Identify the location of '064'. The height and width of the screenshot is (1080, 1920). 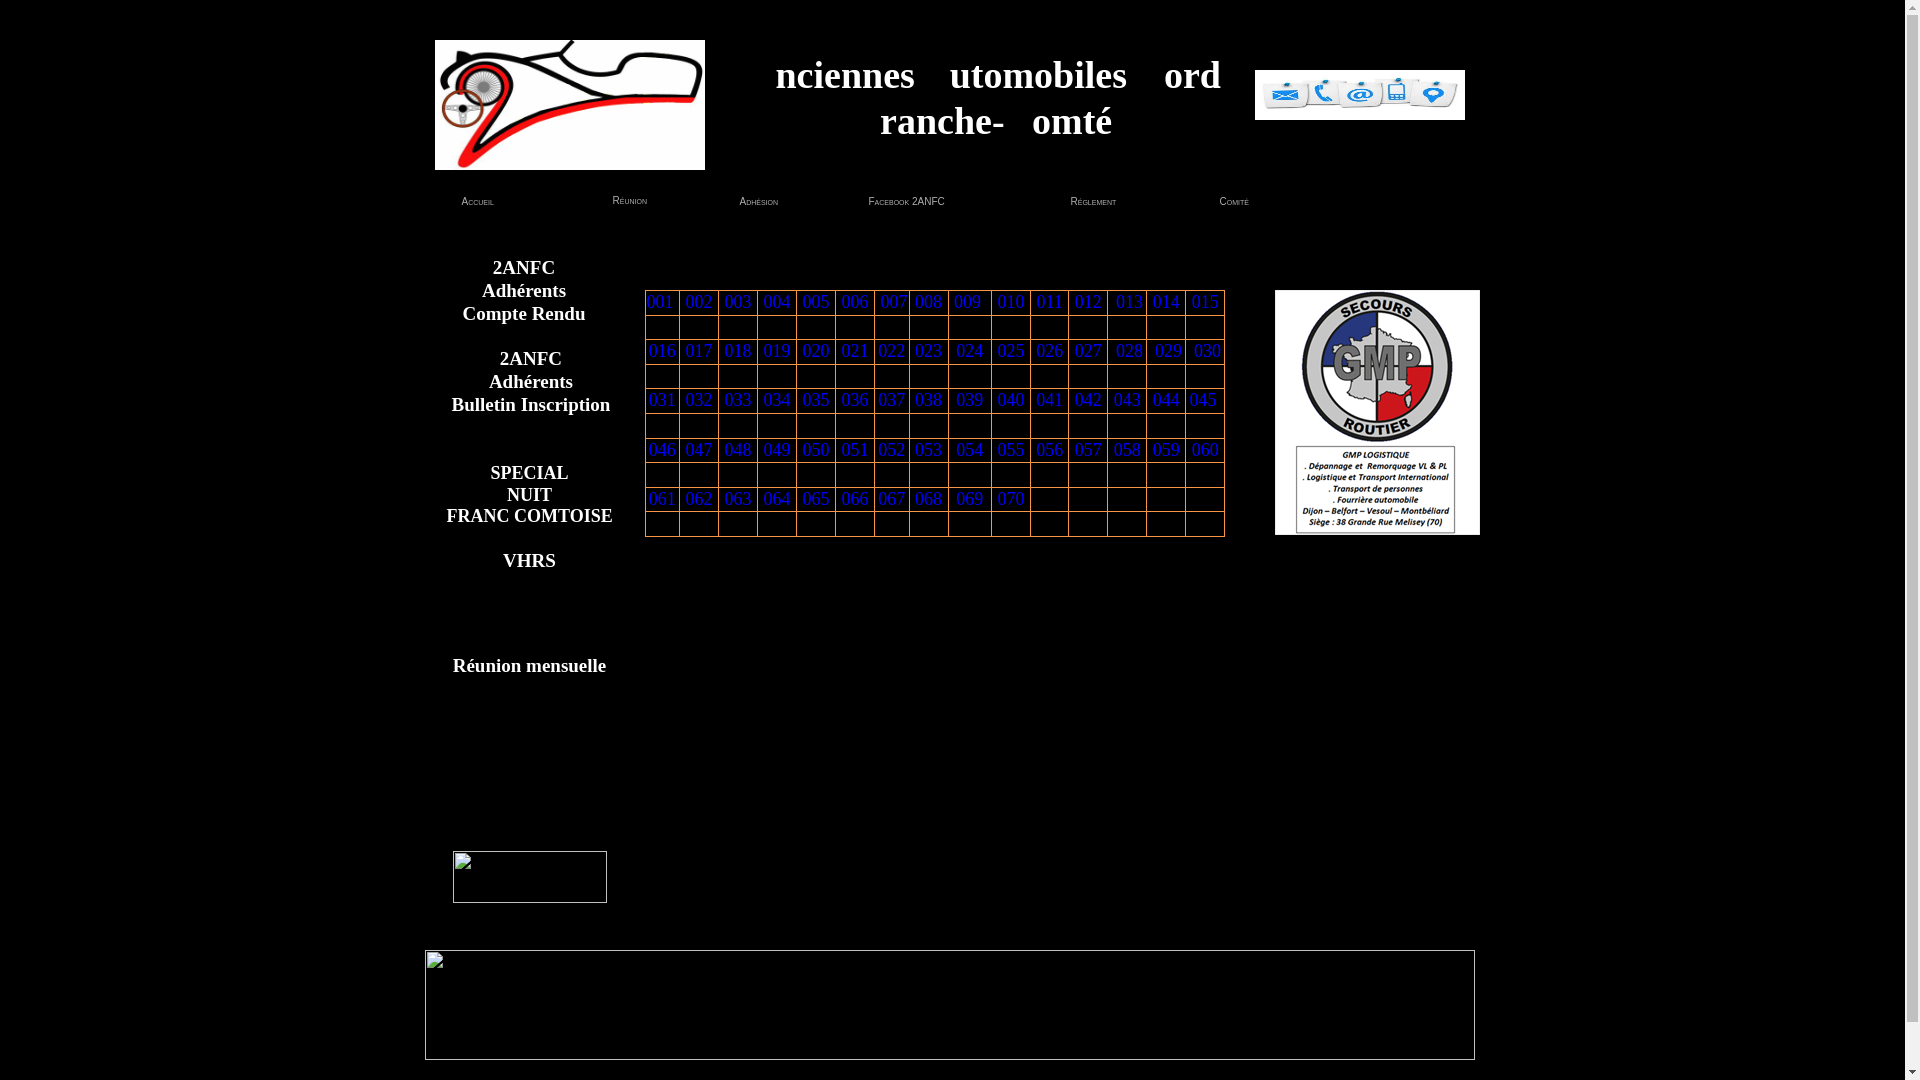
(776, 497).